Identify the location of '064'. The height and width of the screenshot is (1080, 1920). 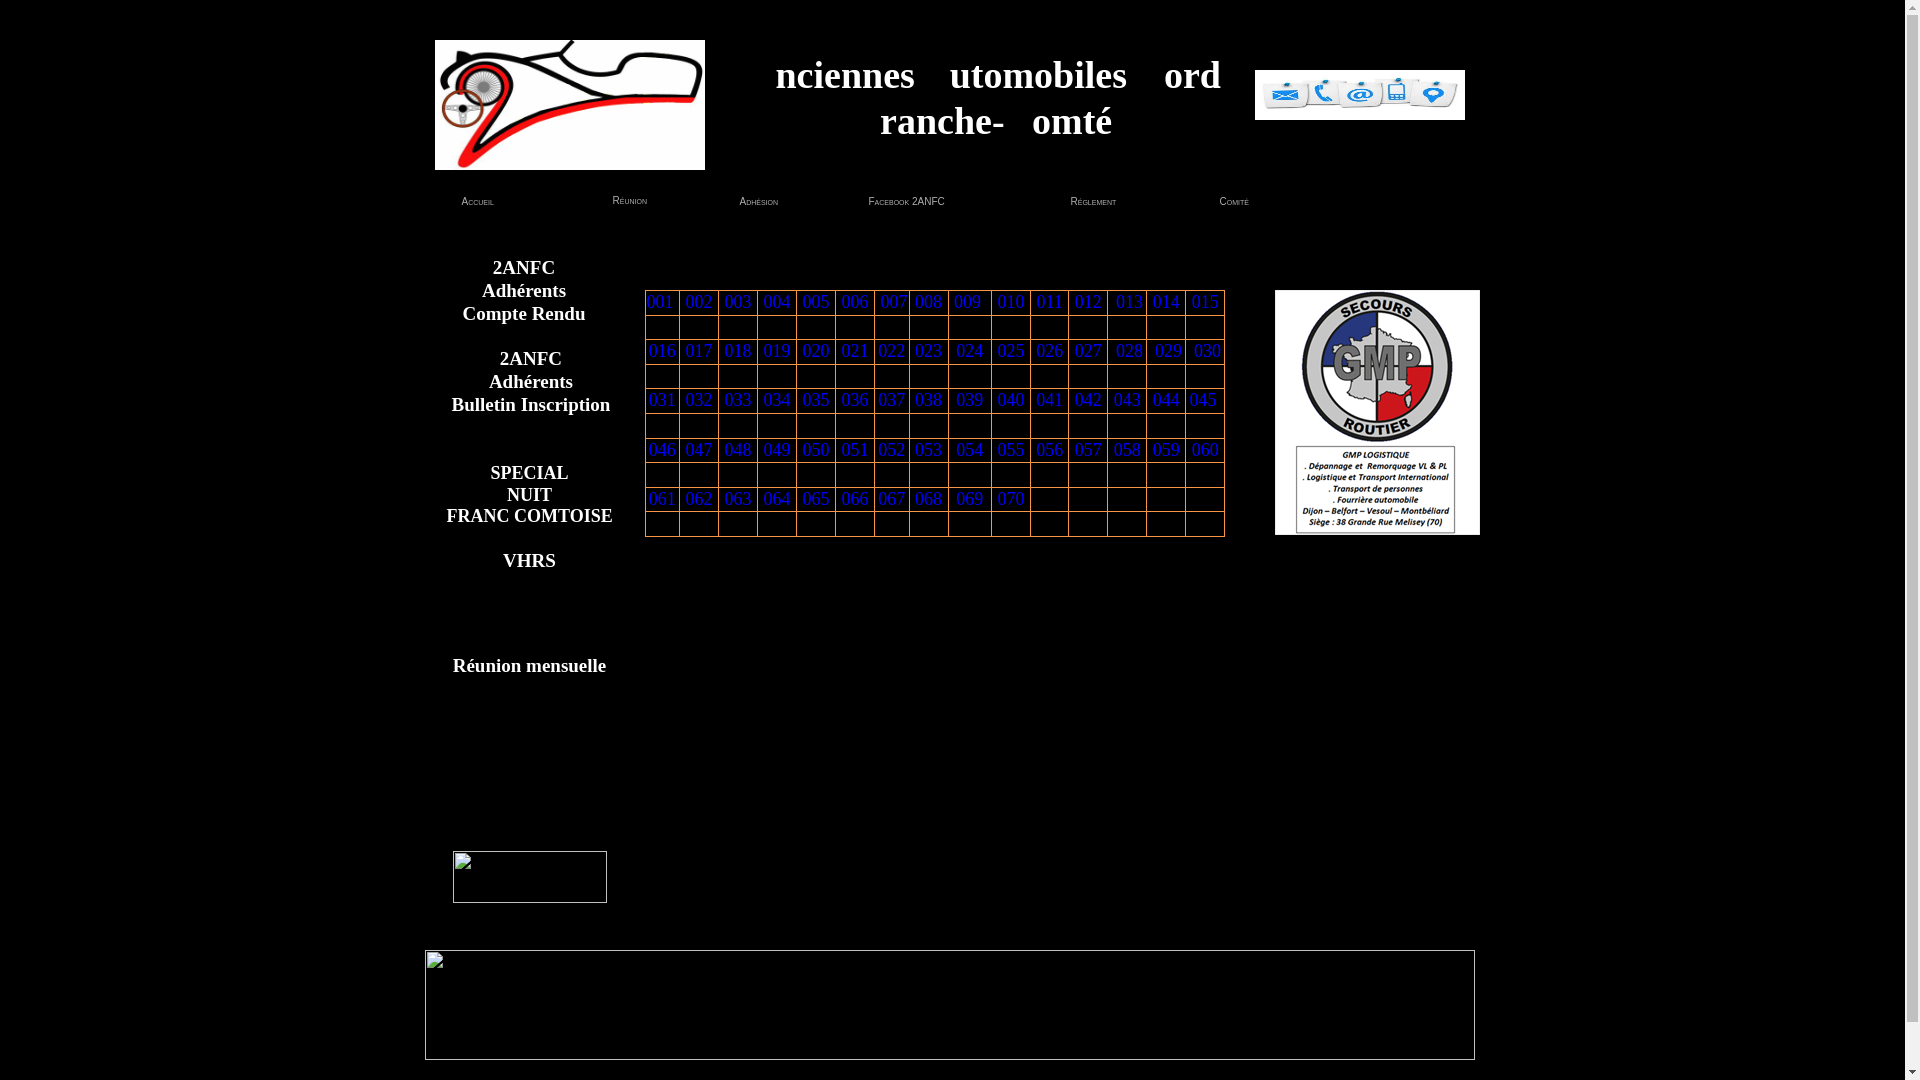
(776, 497).